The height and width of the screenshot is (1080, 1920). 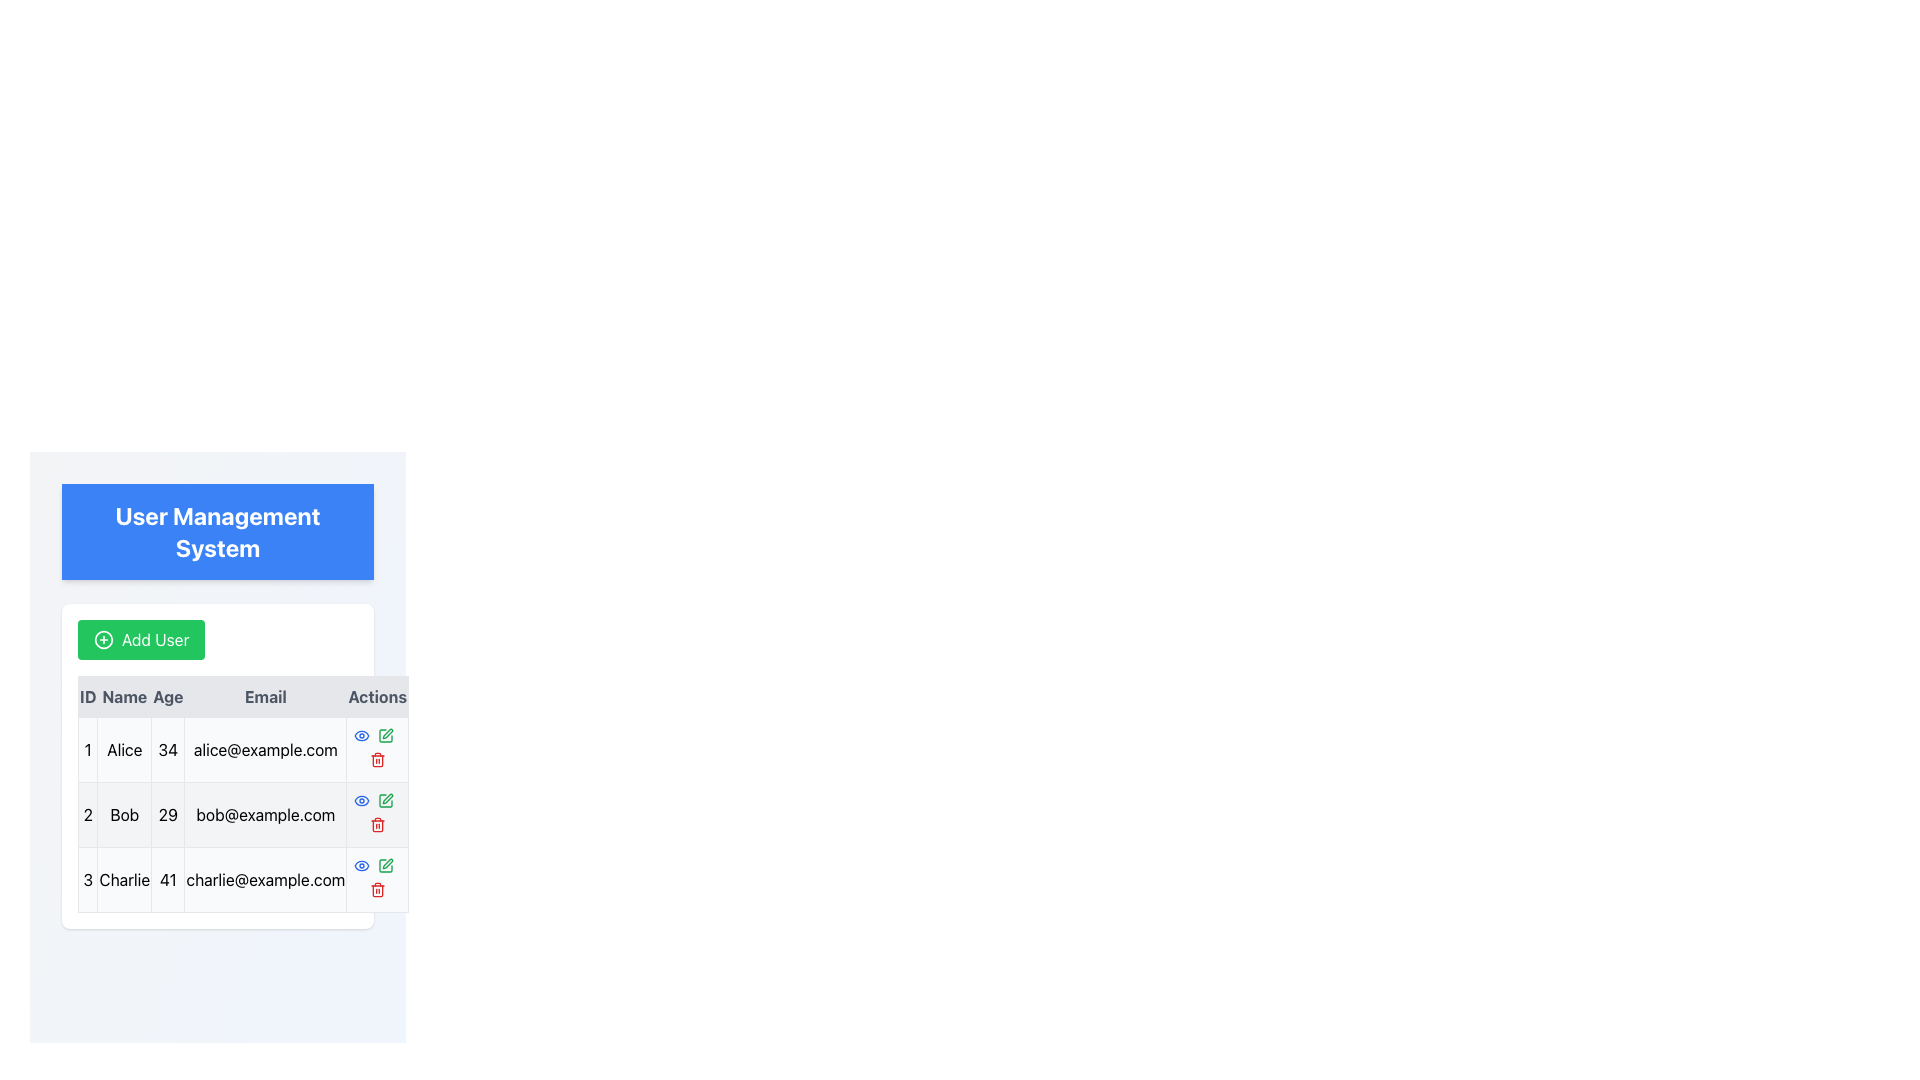 I want to click on the red trash bin icon button located in the 'Actions' column of the table row corresponding to user 'Charlie' with email 'charlie@example.com' and ID '3' to initiate deletion, so click(x=377, y=878).